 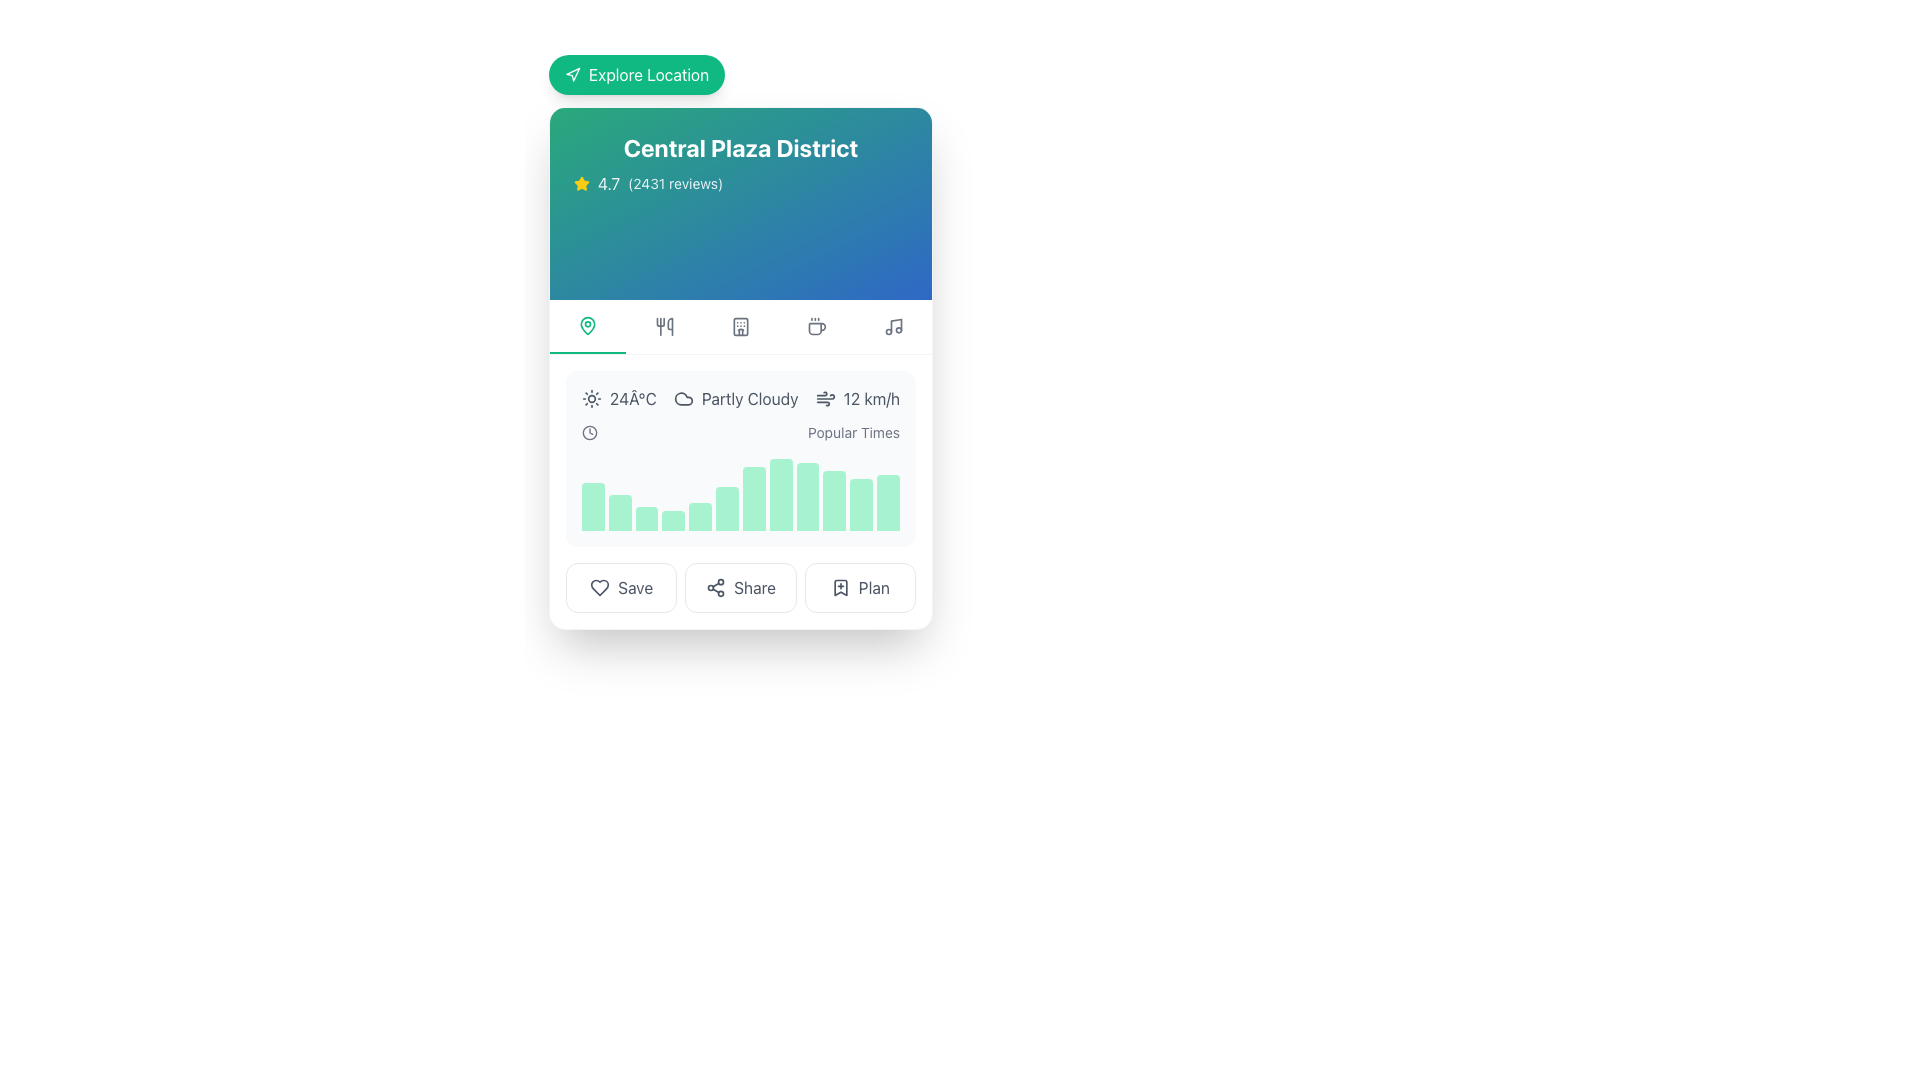 What do you see at coordinates (620, 586) in the screenshot?
I see `the 'Save' button, which is a rounded rectangle with a heart icon and muted gray text, located on the far left of the button group at the bottom of the panel` at bounding box center [620, 586].